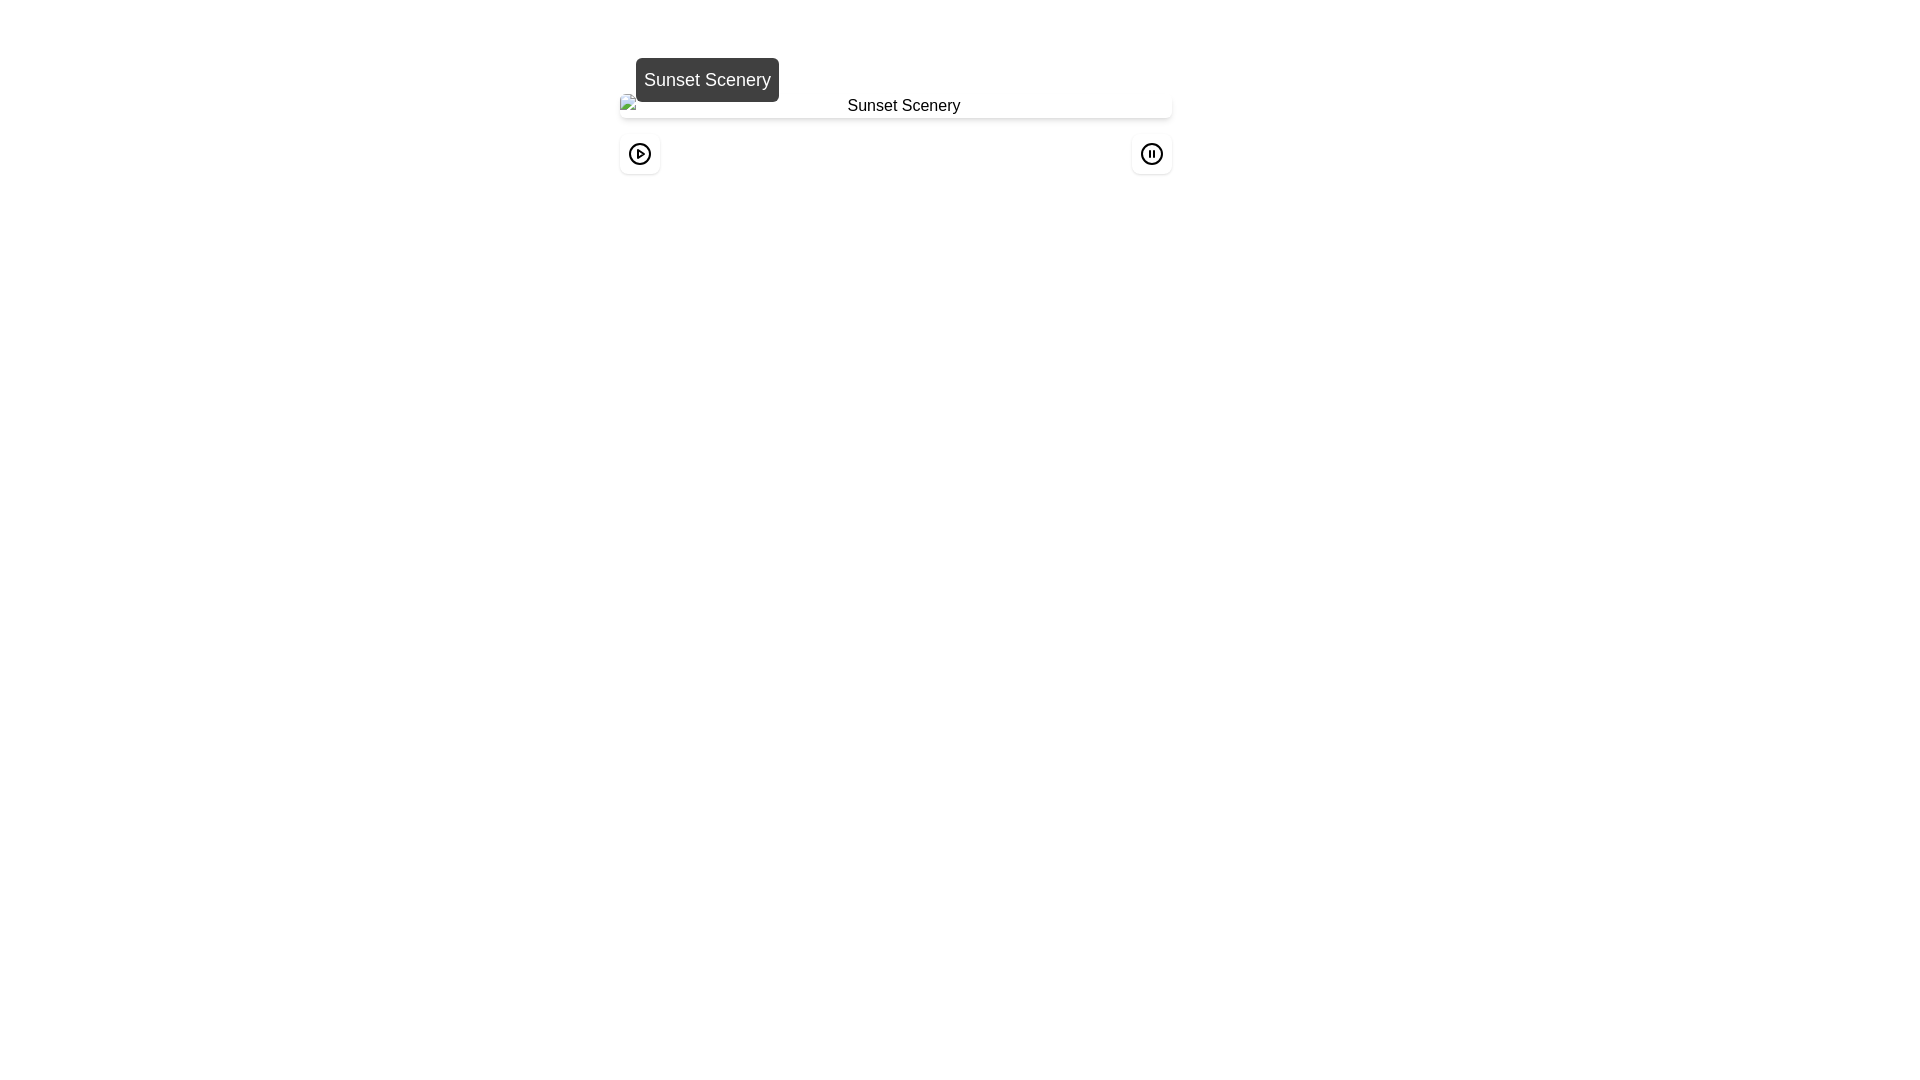  Describe the element at coordinates (638, 153) in the screenshot. I see `the circular graphic element that serves as part of the play button icon, located within the overall layout at the specified coordinates` at that location.